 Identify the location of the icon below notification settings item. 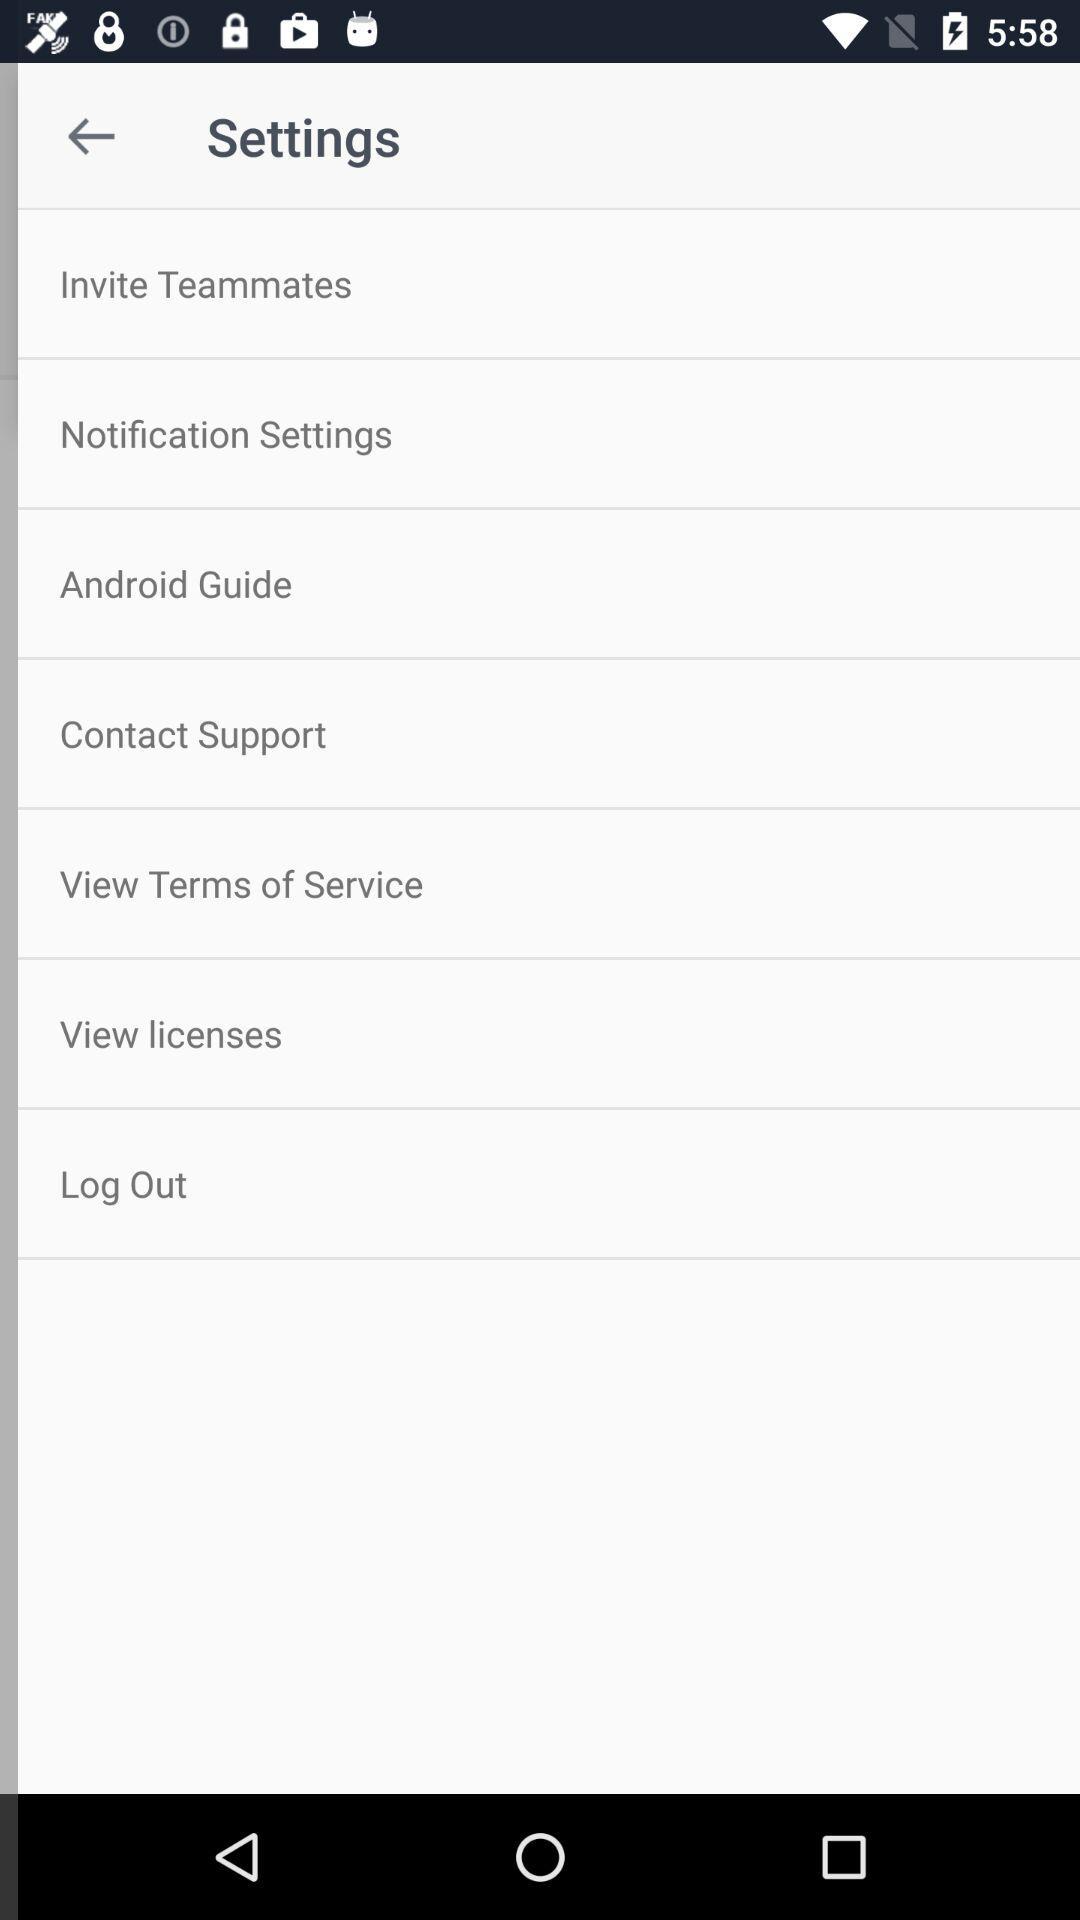
(540, 582).